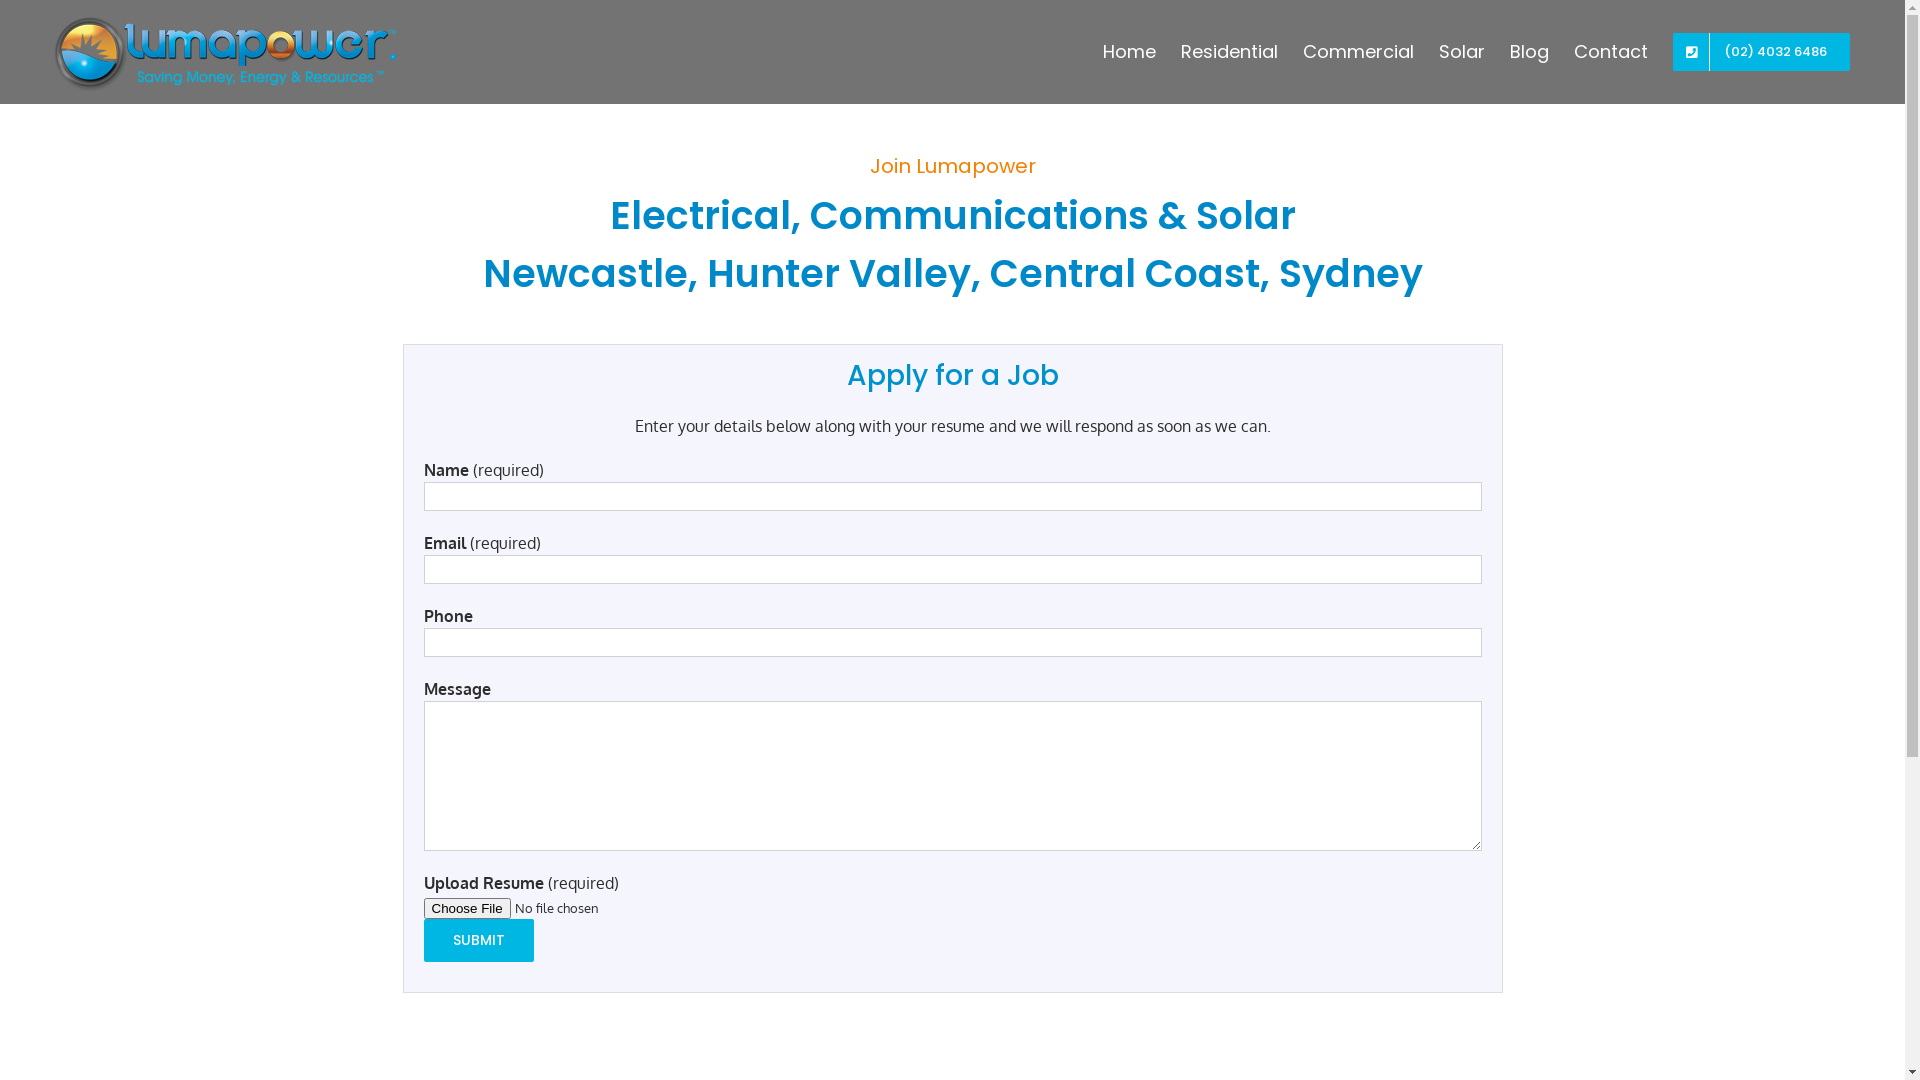  What do you see at coordinates (1761, 50) in the screenshot?
I see `'(02) 4032 6486'` at bounding box center [1761, 50].